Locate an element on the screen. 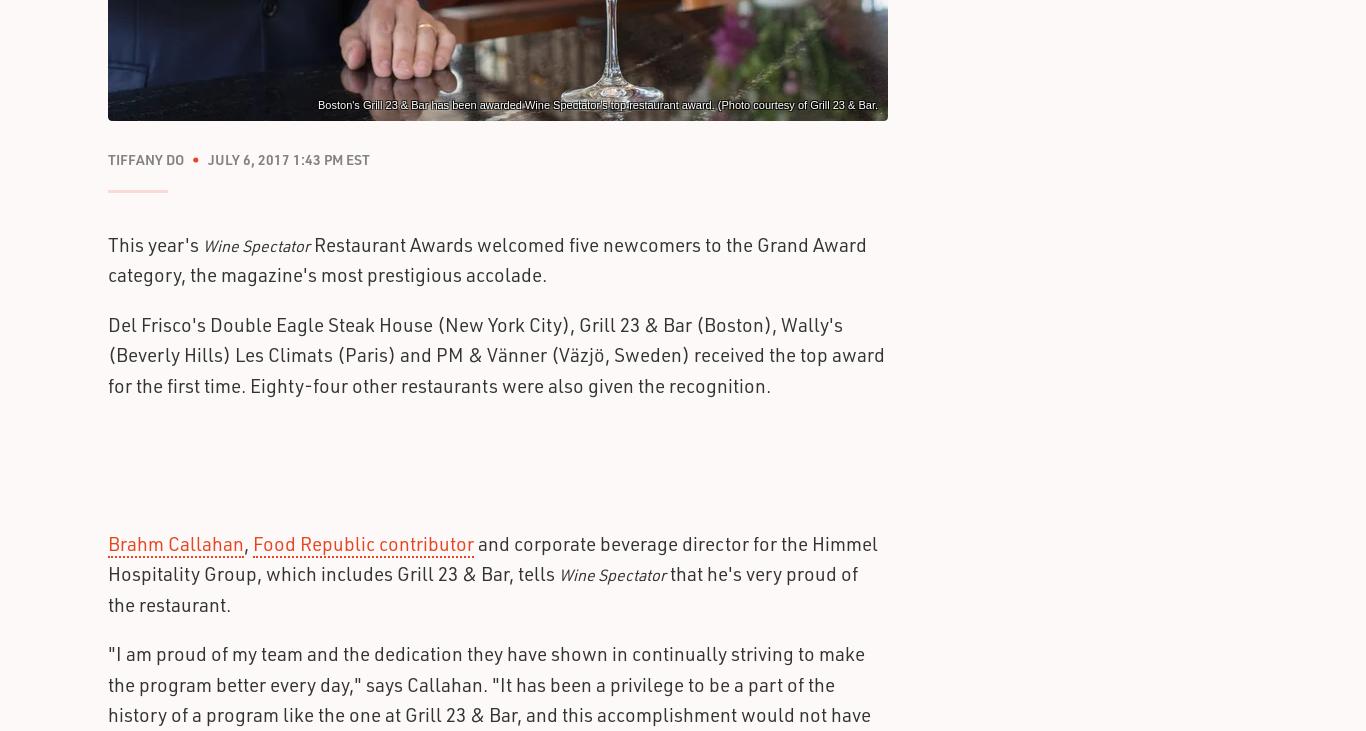 The height and width of the screenshot is (731, 1366). 'Brahm Callahan' is located at coordinates (174, 542).